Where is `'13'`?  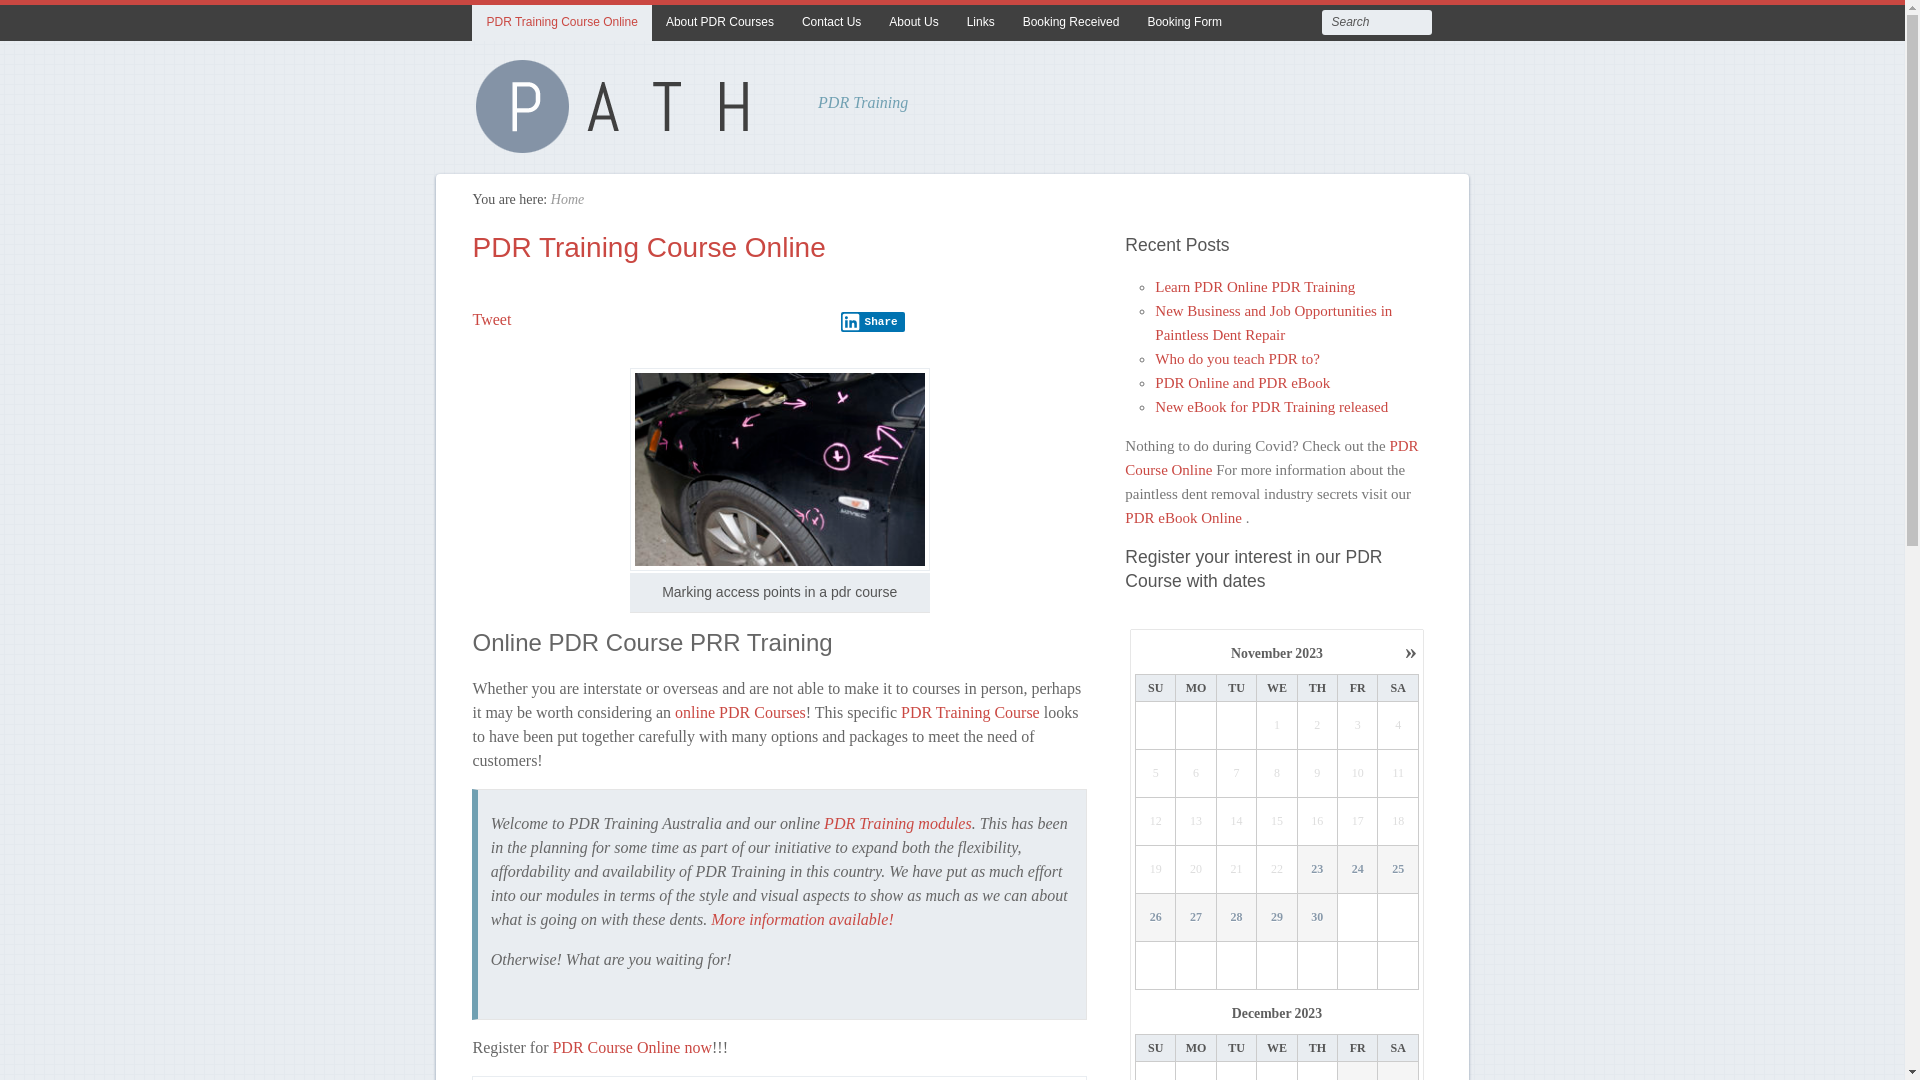
'13' is located at coordinates (1195, 821).